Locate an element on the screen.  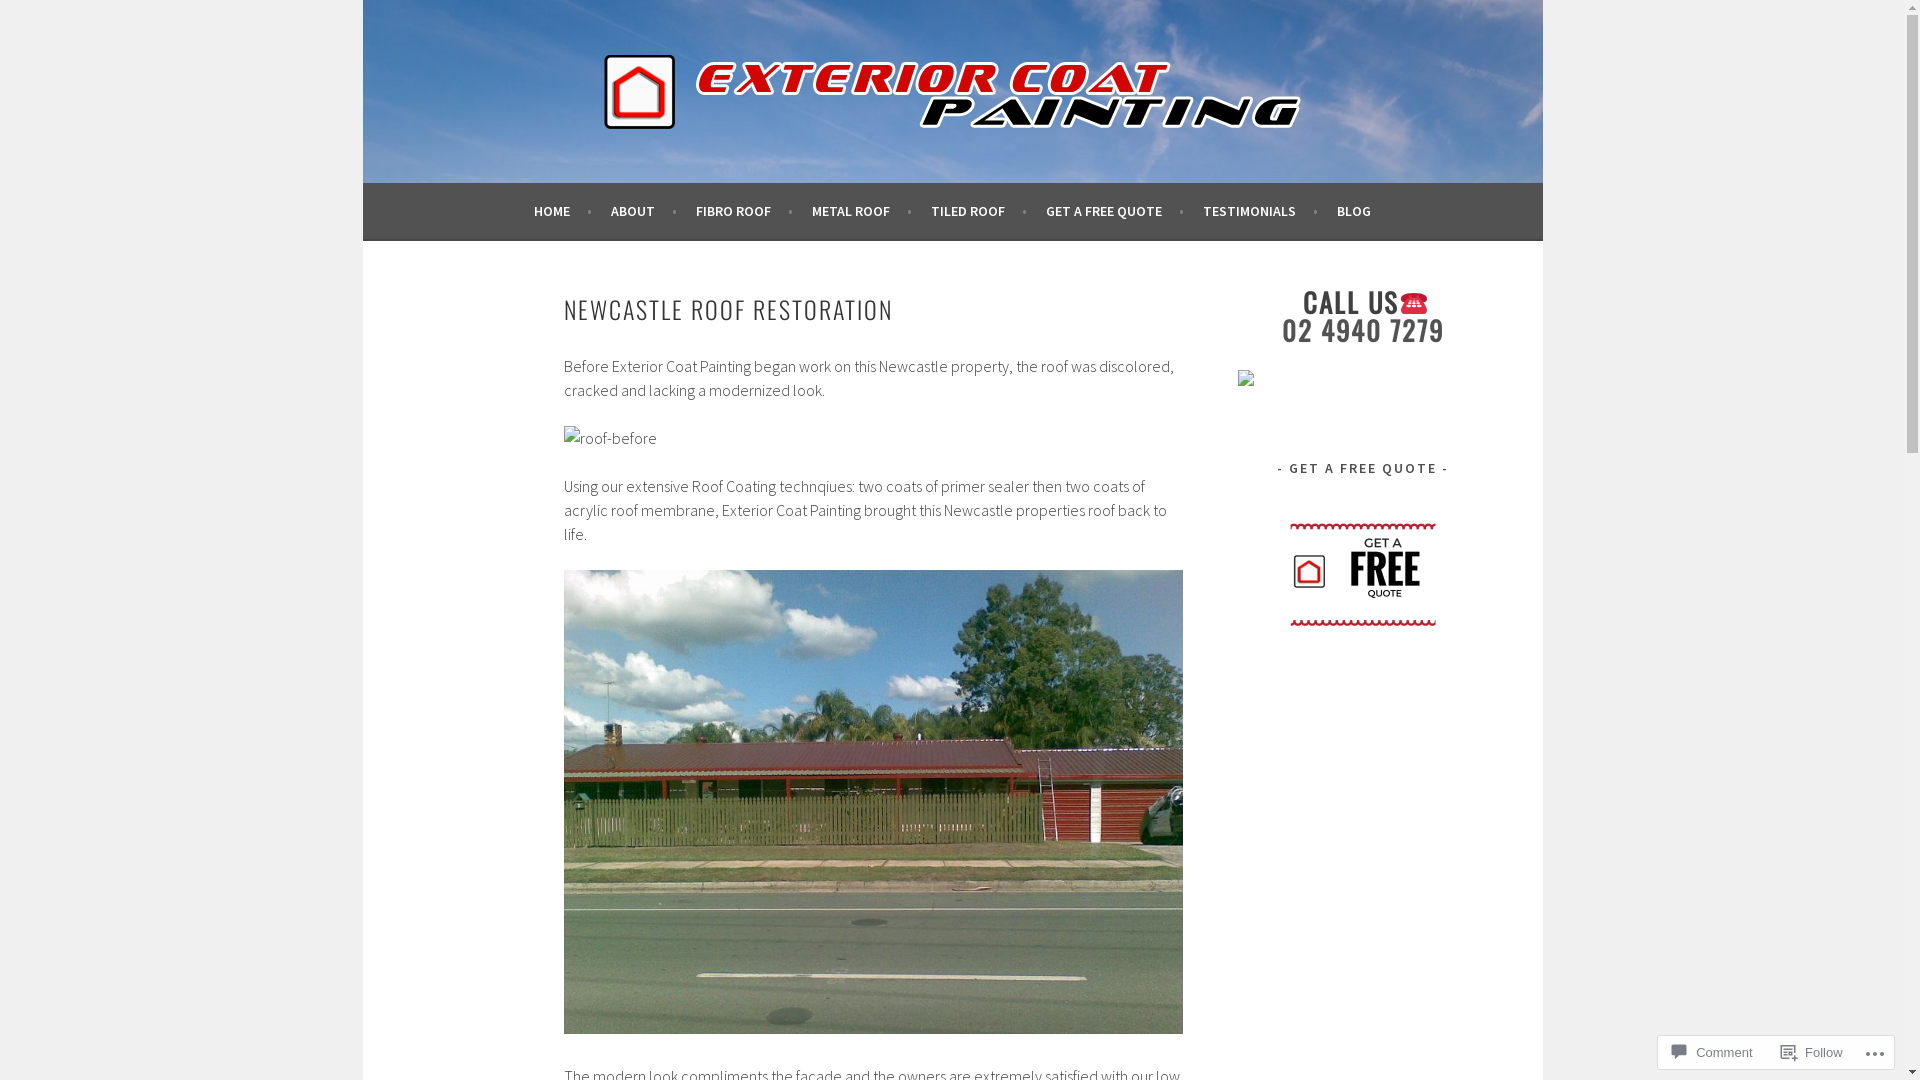
'METAL ROOF' is located at coordinates (862, 211).